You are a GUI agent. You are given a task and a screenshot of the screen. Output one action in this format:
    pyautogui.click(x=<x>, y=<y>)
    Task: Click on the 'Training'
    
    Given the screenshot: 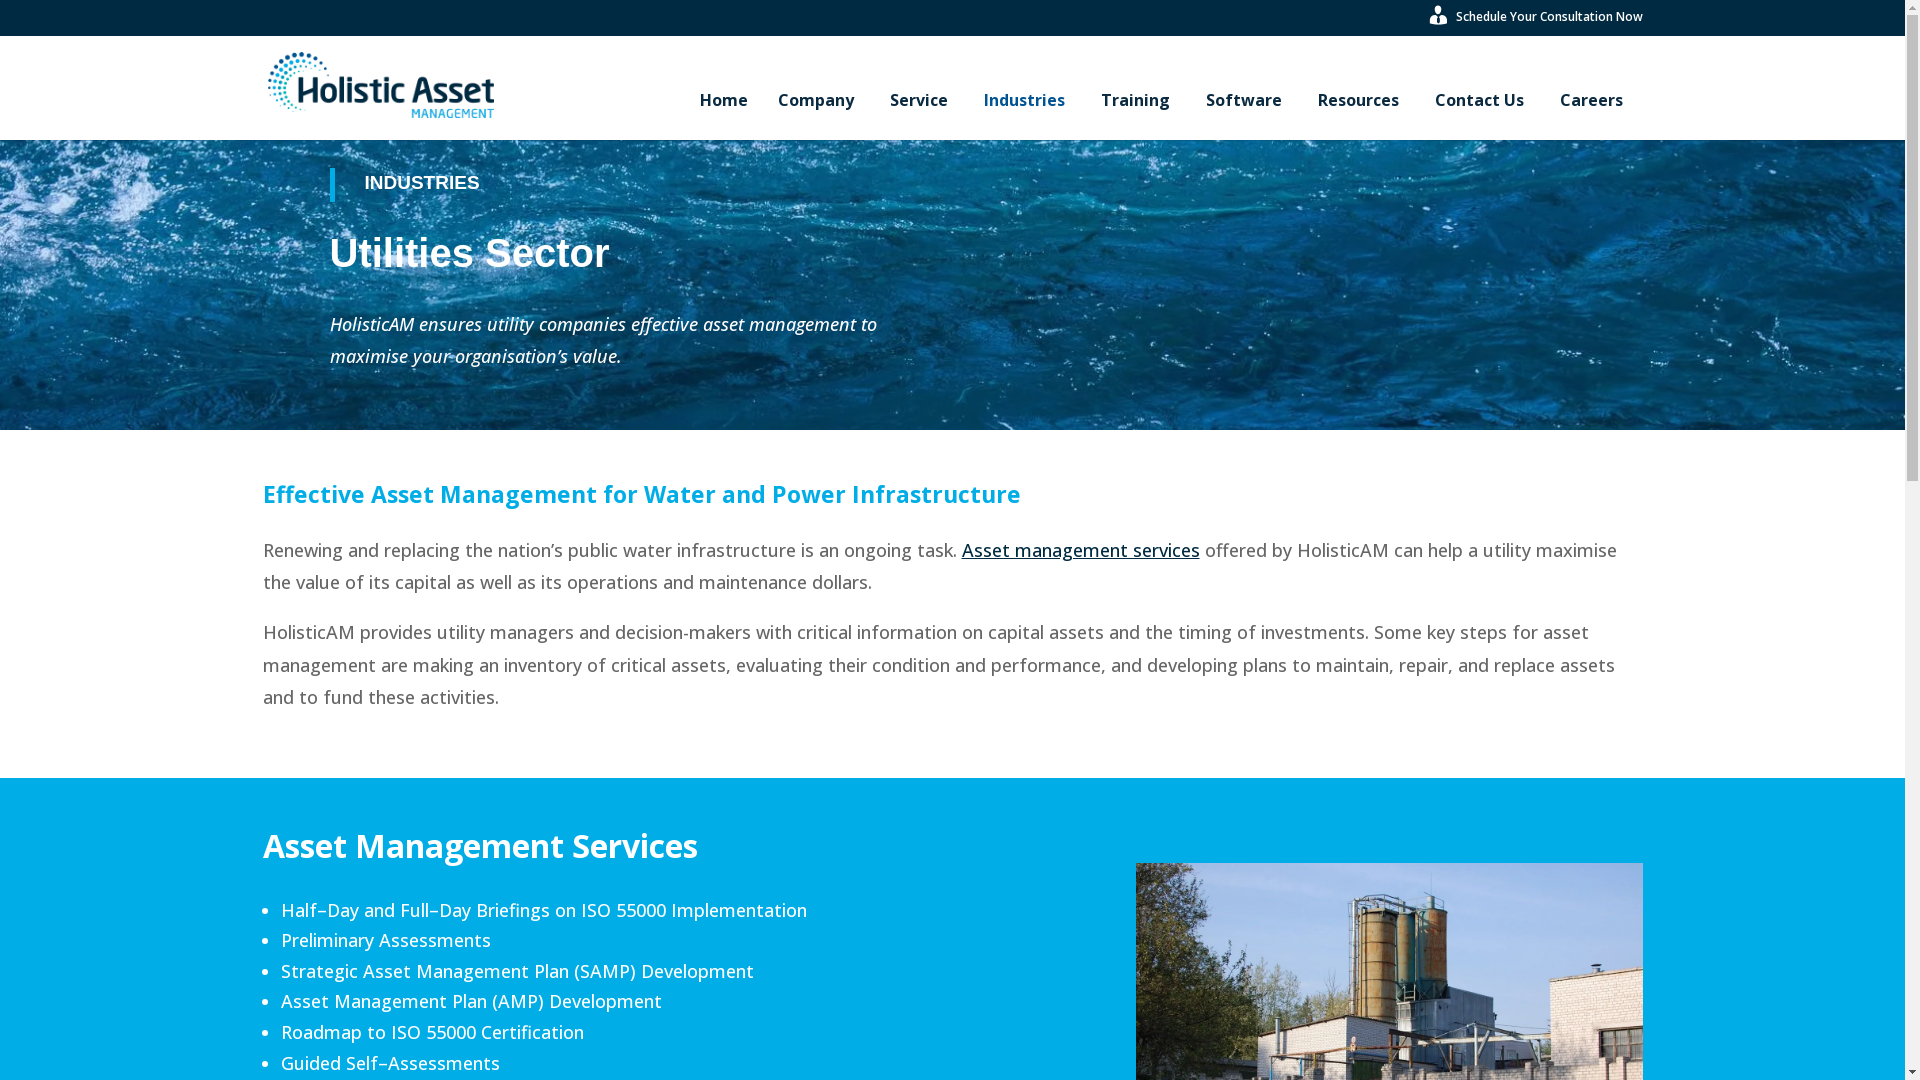 What is the action you would take?
    pyautogui.click(x=1137, y=100)
    